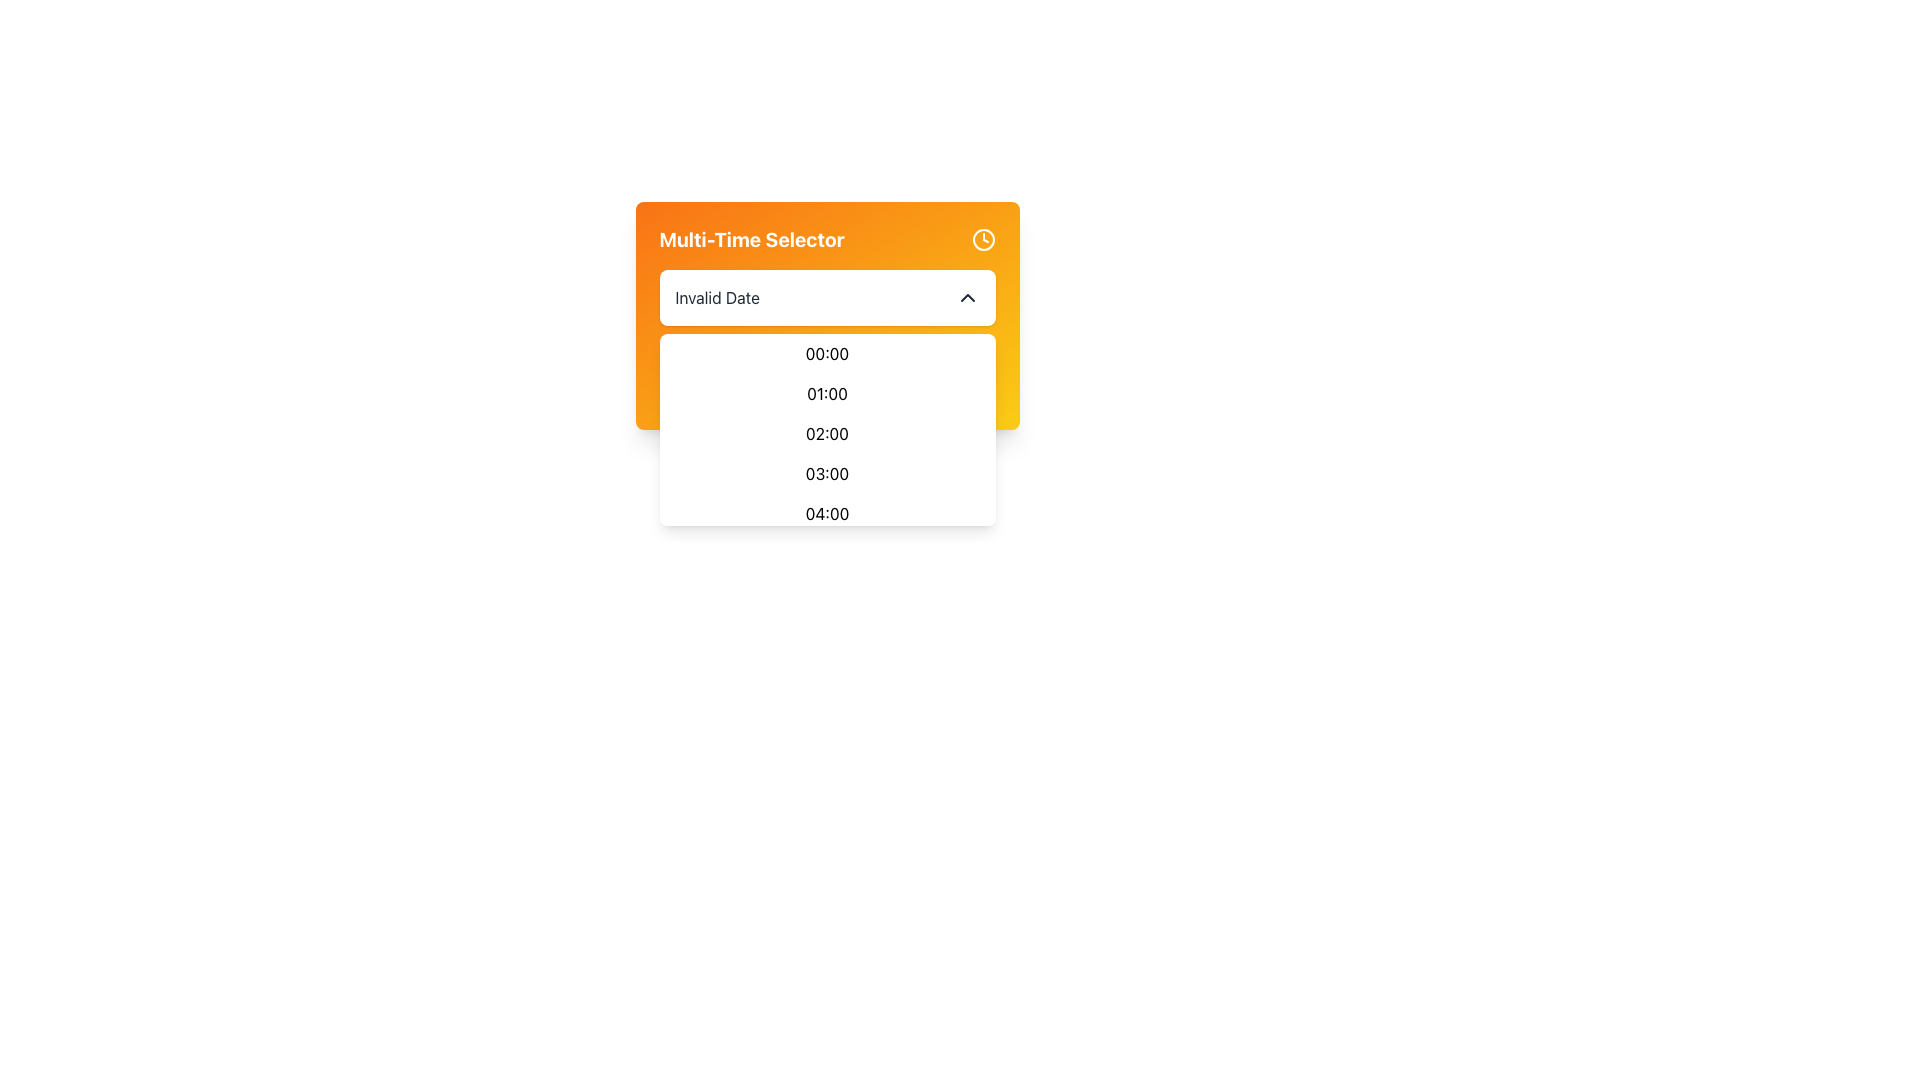 The height and width of the screenshot is (1080, 1920). Describe the element at coordinates (827, 433) in the screenshot. I see `the text item '02:00' in the dropdown menu` at that location.